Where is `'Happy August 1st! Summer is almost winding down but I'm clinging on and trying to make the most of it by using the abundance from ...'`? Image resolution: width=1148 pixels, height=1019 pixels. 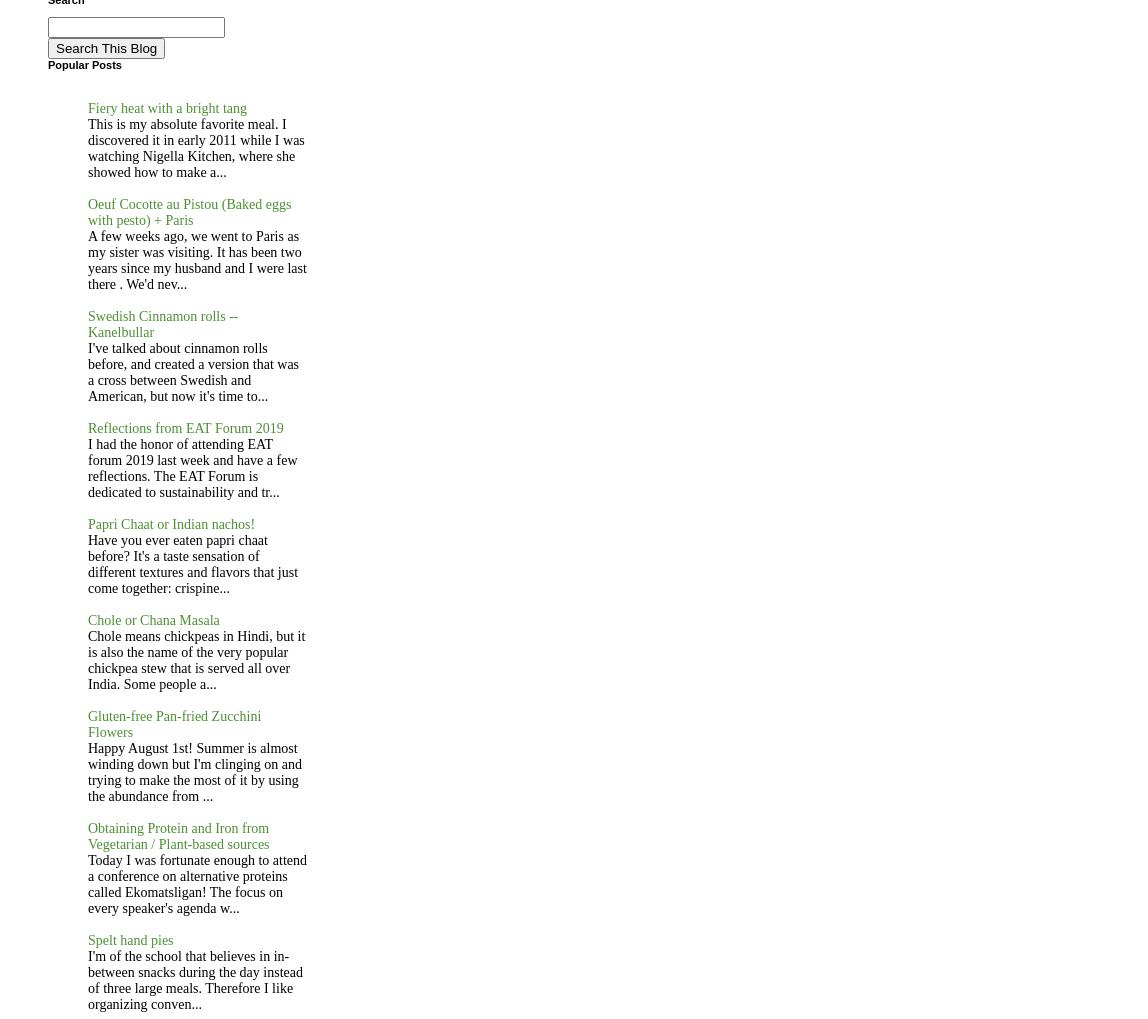
'Happy August 1st! Summer is almost winding down but I'm clinging on and trying to make the most of it by using the abundance from ...' is located at coordinates (195, 770).